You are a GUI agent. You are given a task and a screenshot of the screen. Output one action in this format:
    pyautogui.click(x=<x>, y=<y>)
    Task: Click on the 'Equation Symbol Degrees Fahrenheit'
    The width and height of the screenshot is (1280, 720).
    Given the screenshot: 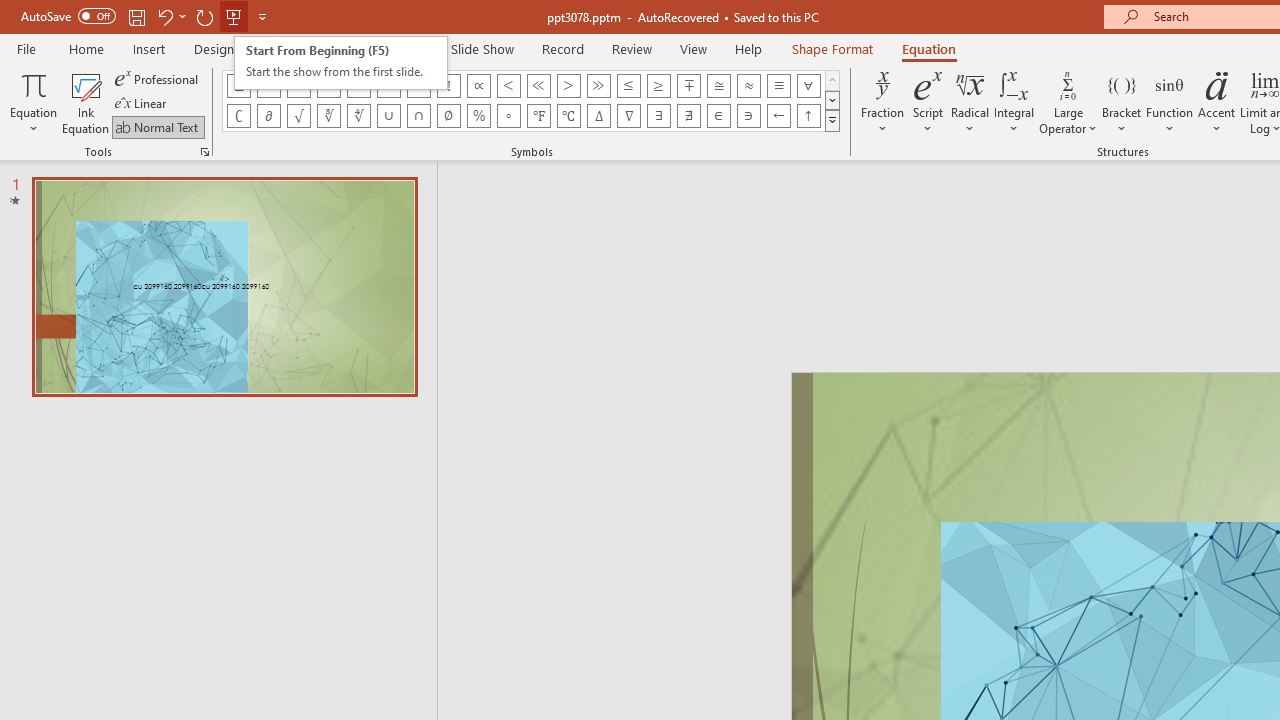 What is the action you would take?
    pyautogui.click(x=538, y=115)
    